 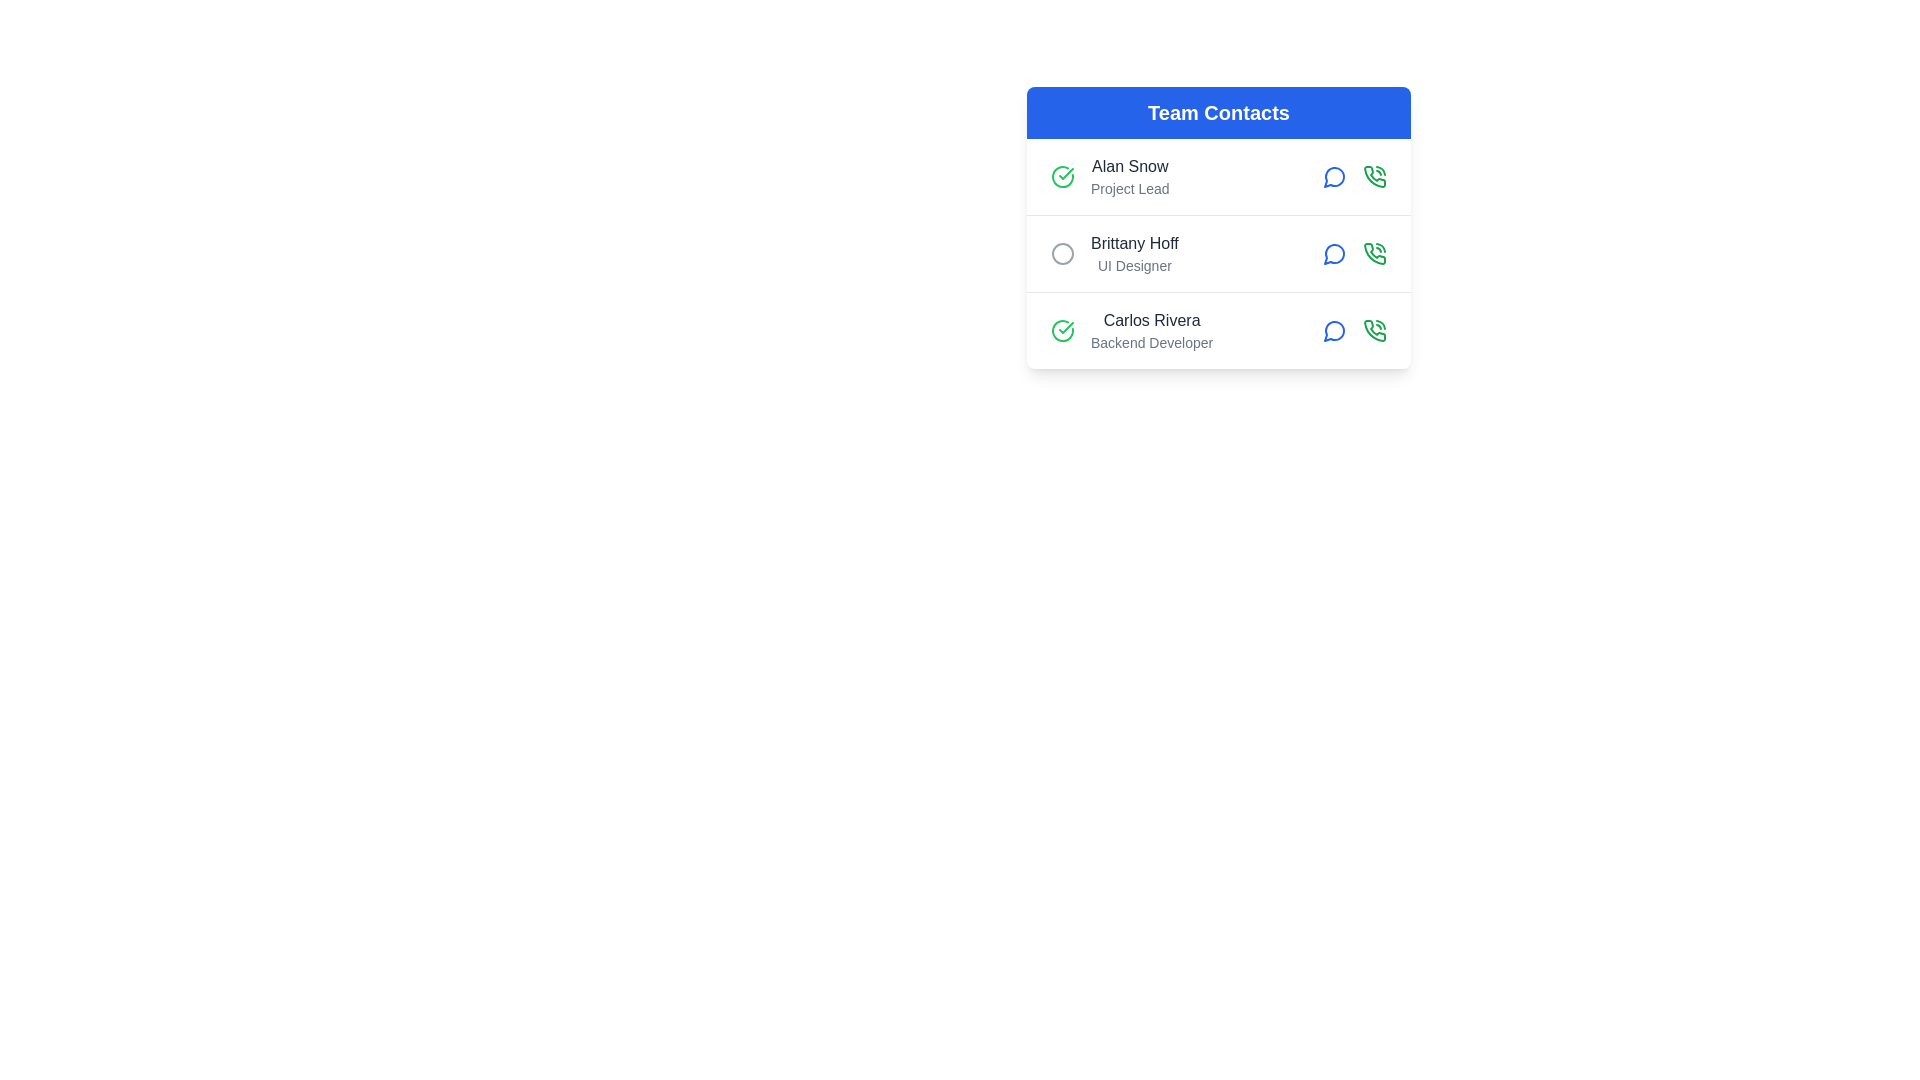 What do you see at coordinates (1218, 176) in the screenshot?
I see `the contact row corresponding to Alan Snow` at bounding box center [1218, 176].